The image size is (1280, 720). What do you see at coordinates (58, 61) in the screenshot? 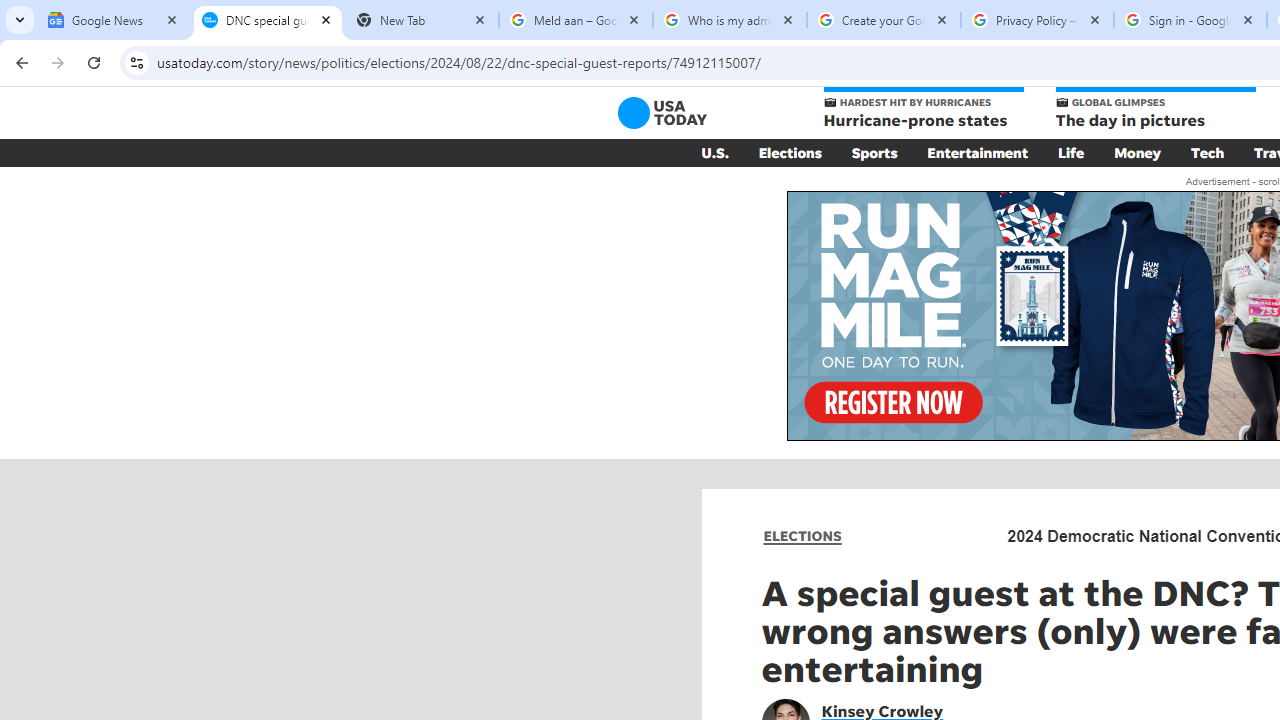
I see `'Forward'` at bounding box center [58, 61].